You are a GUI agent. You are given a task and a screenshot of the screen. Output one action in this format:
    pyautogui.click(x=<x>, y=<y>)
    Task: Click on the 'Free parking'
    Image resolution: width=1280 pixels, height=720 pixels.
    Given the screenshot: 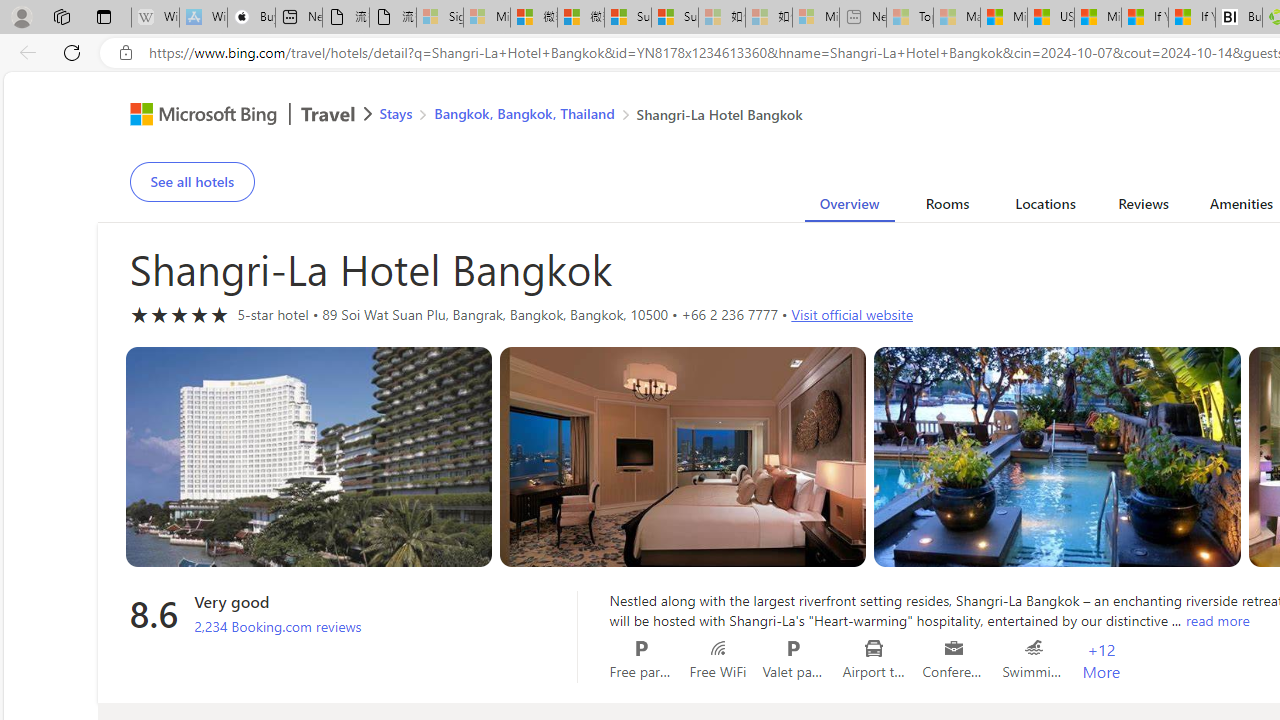 What is the action you would take?
    pyautogui.click(x=641, y=648)
    